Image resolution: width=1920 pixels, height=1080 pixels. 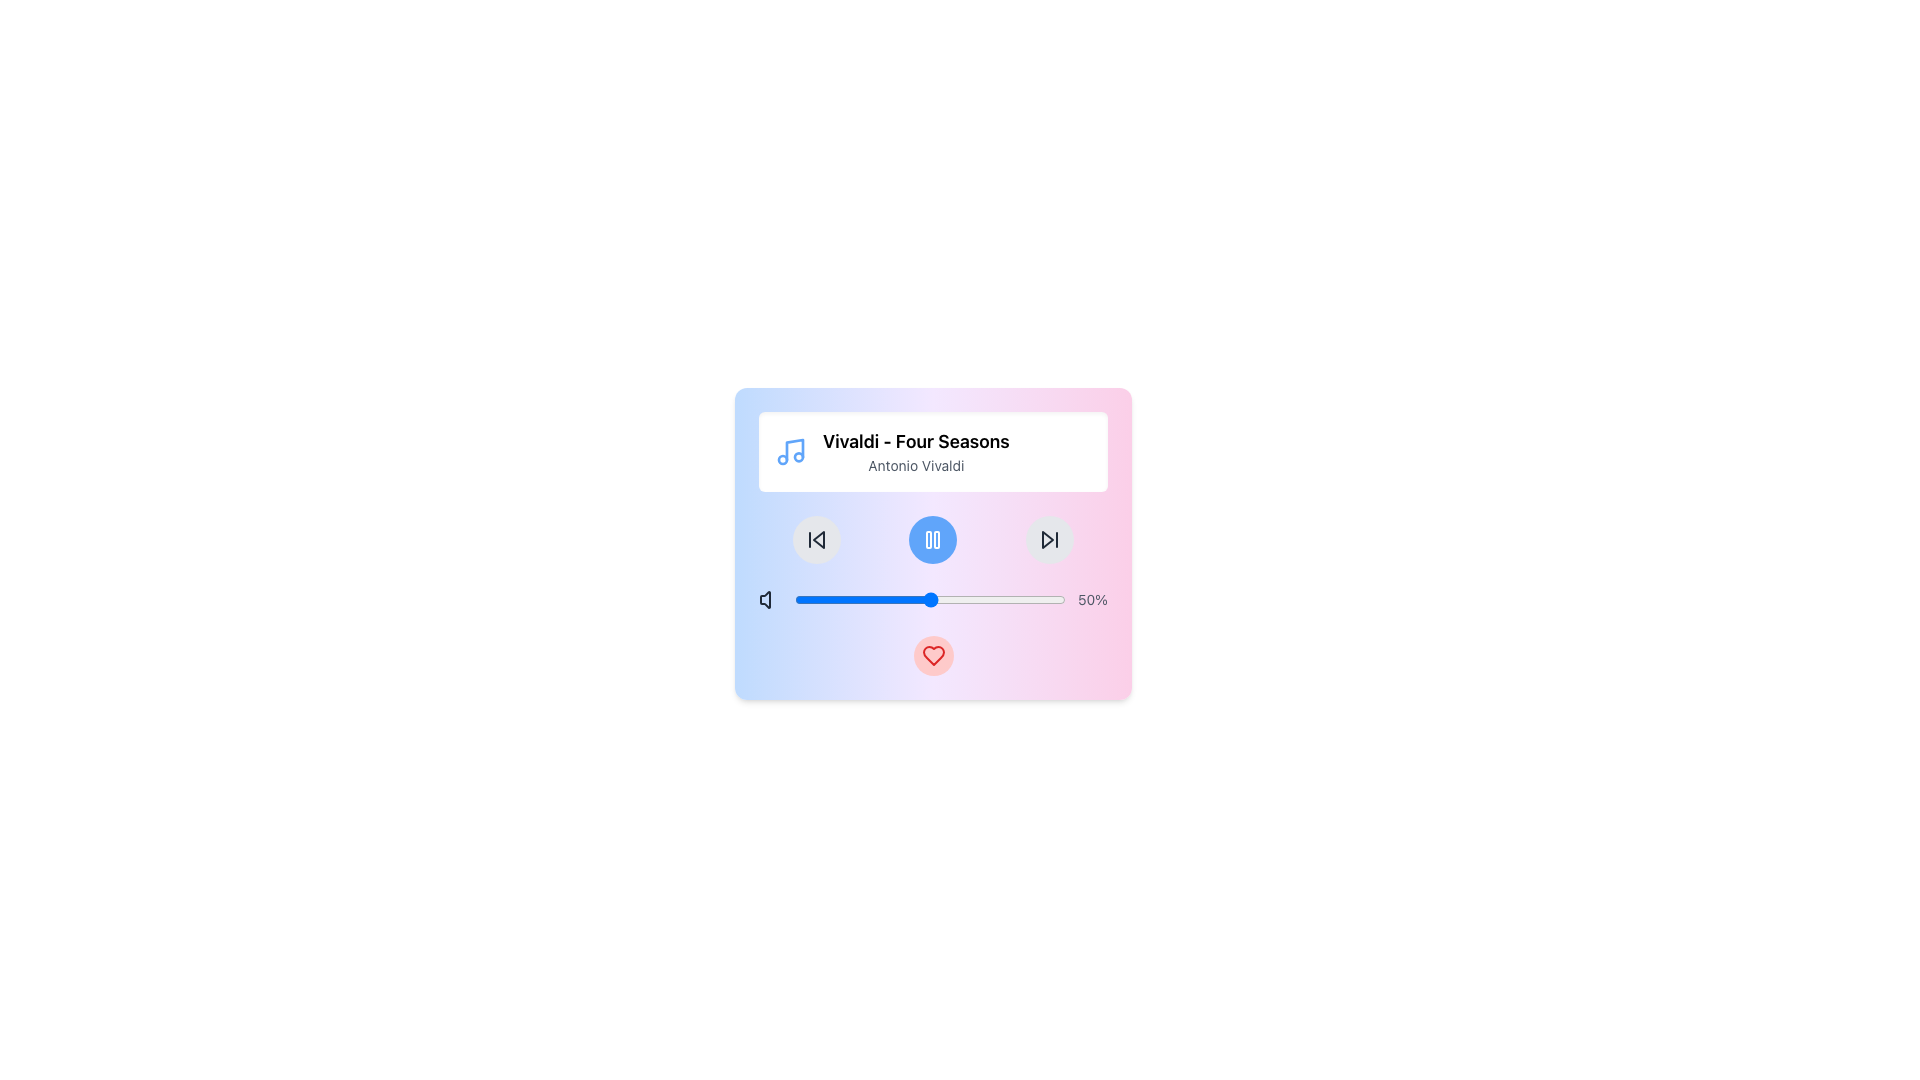 I want to click on the static text label indicating the composer or artist's name associated with 'Vivaldi - Four Seasons', located below the bolded title in the upper section of the interface, so click(x=915, y=466).